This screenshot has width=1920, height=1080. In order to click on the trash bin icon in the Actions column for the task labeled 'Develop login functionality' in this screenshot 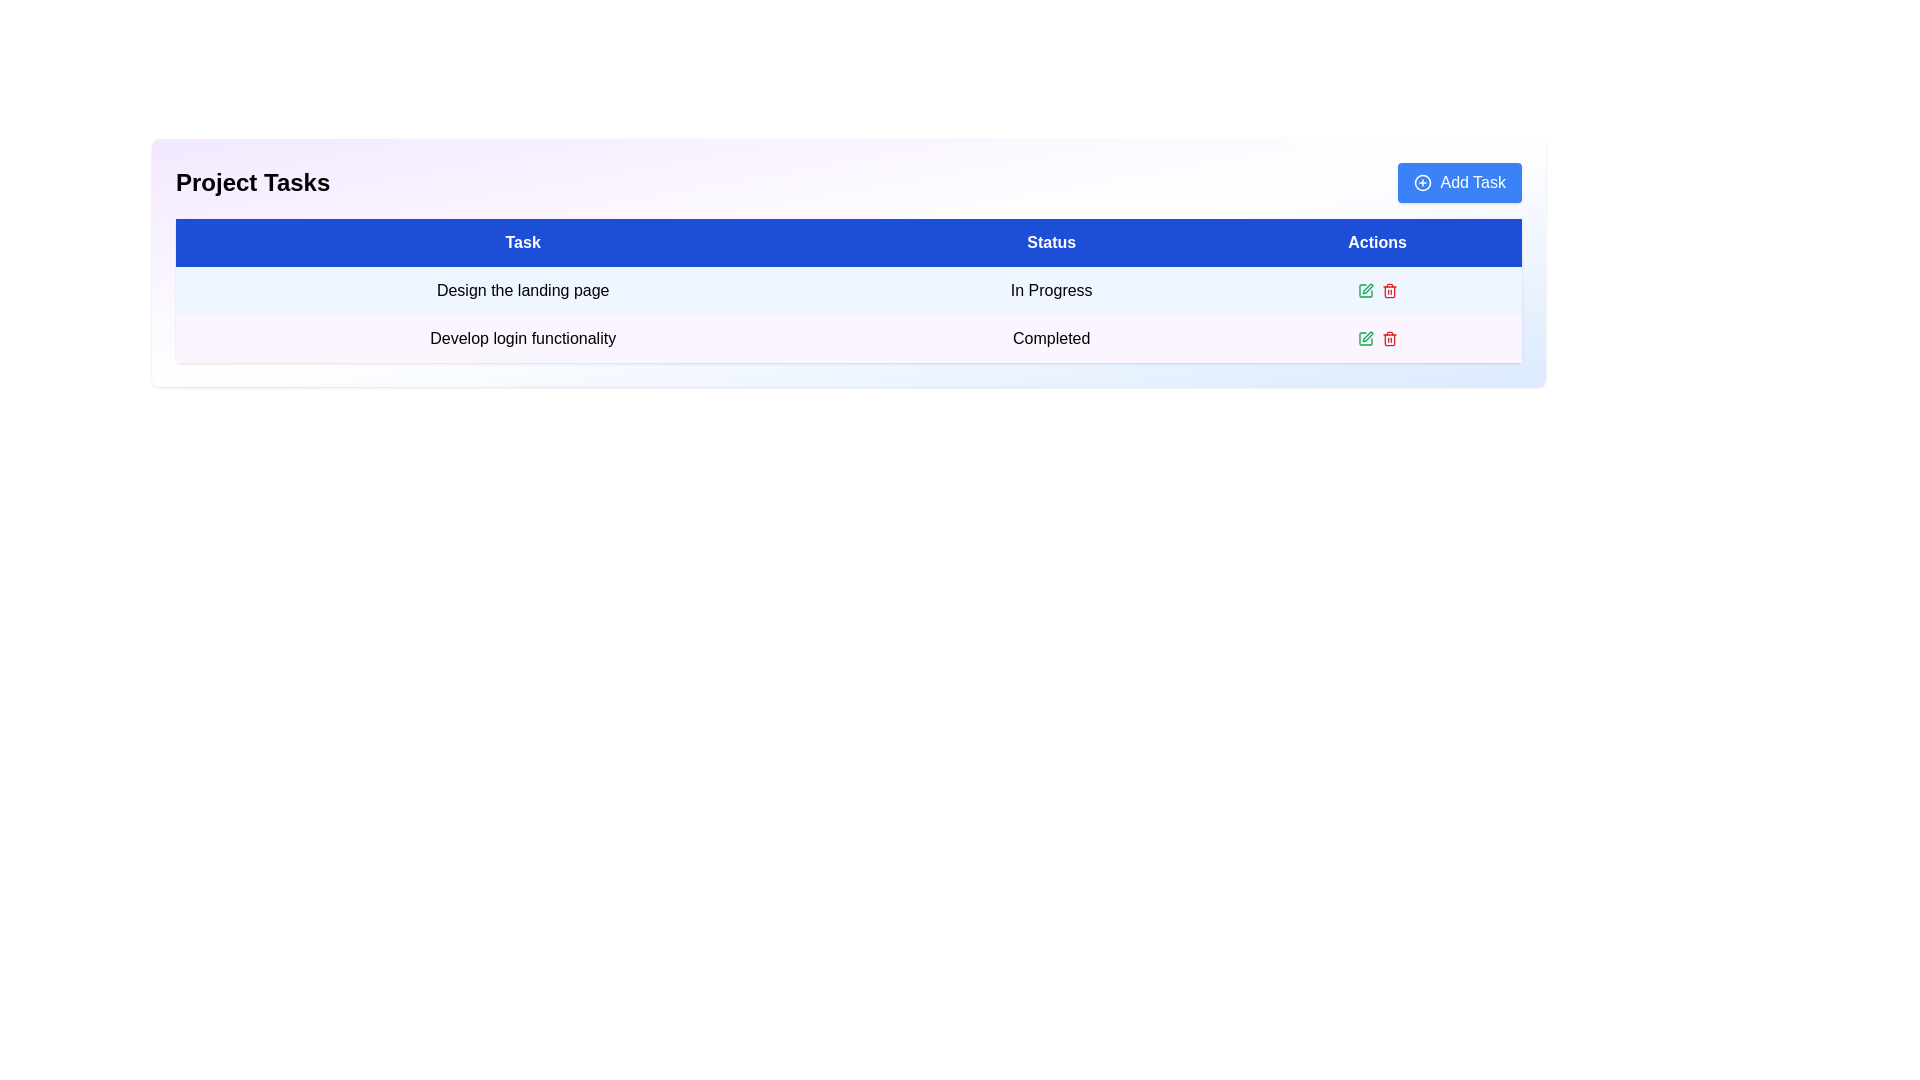, I will do `click(1388, 292)`.